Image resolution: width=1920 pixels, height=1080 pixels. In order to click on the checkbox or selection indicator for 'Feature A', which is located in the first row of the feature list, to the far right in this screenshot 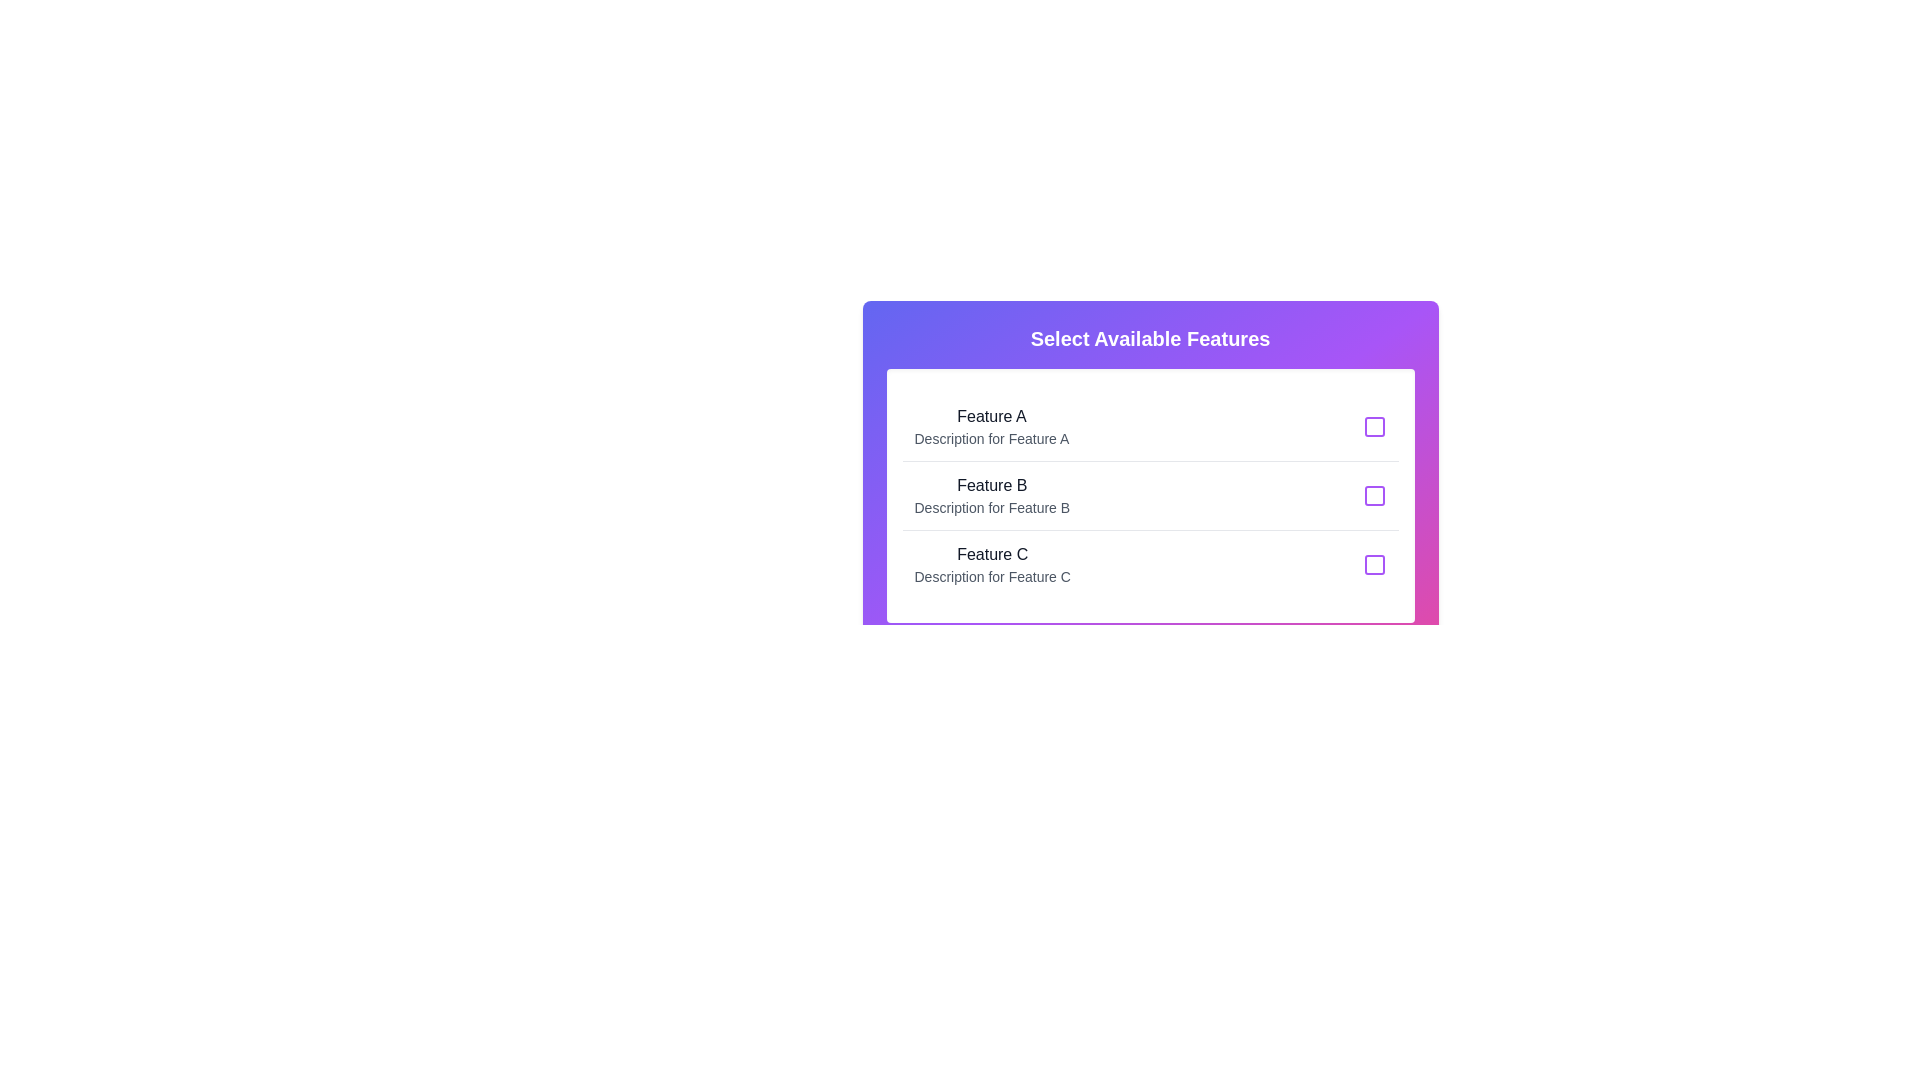, I will do `click(1373, 426)`.